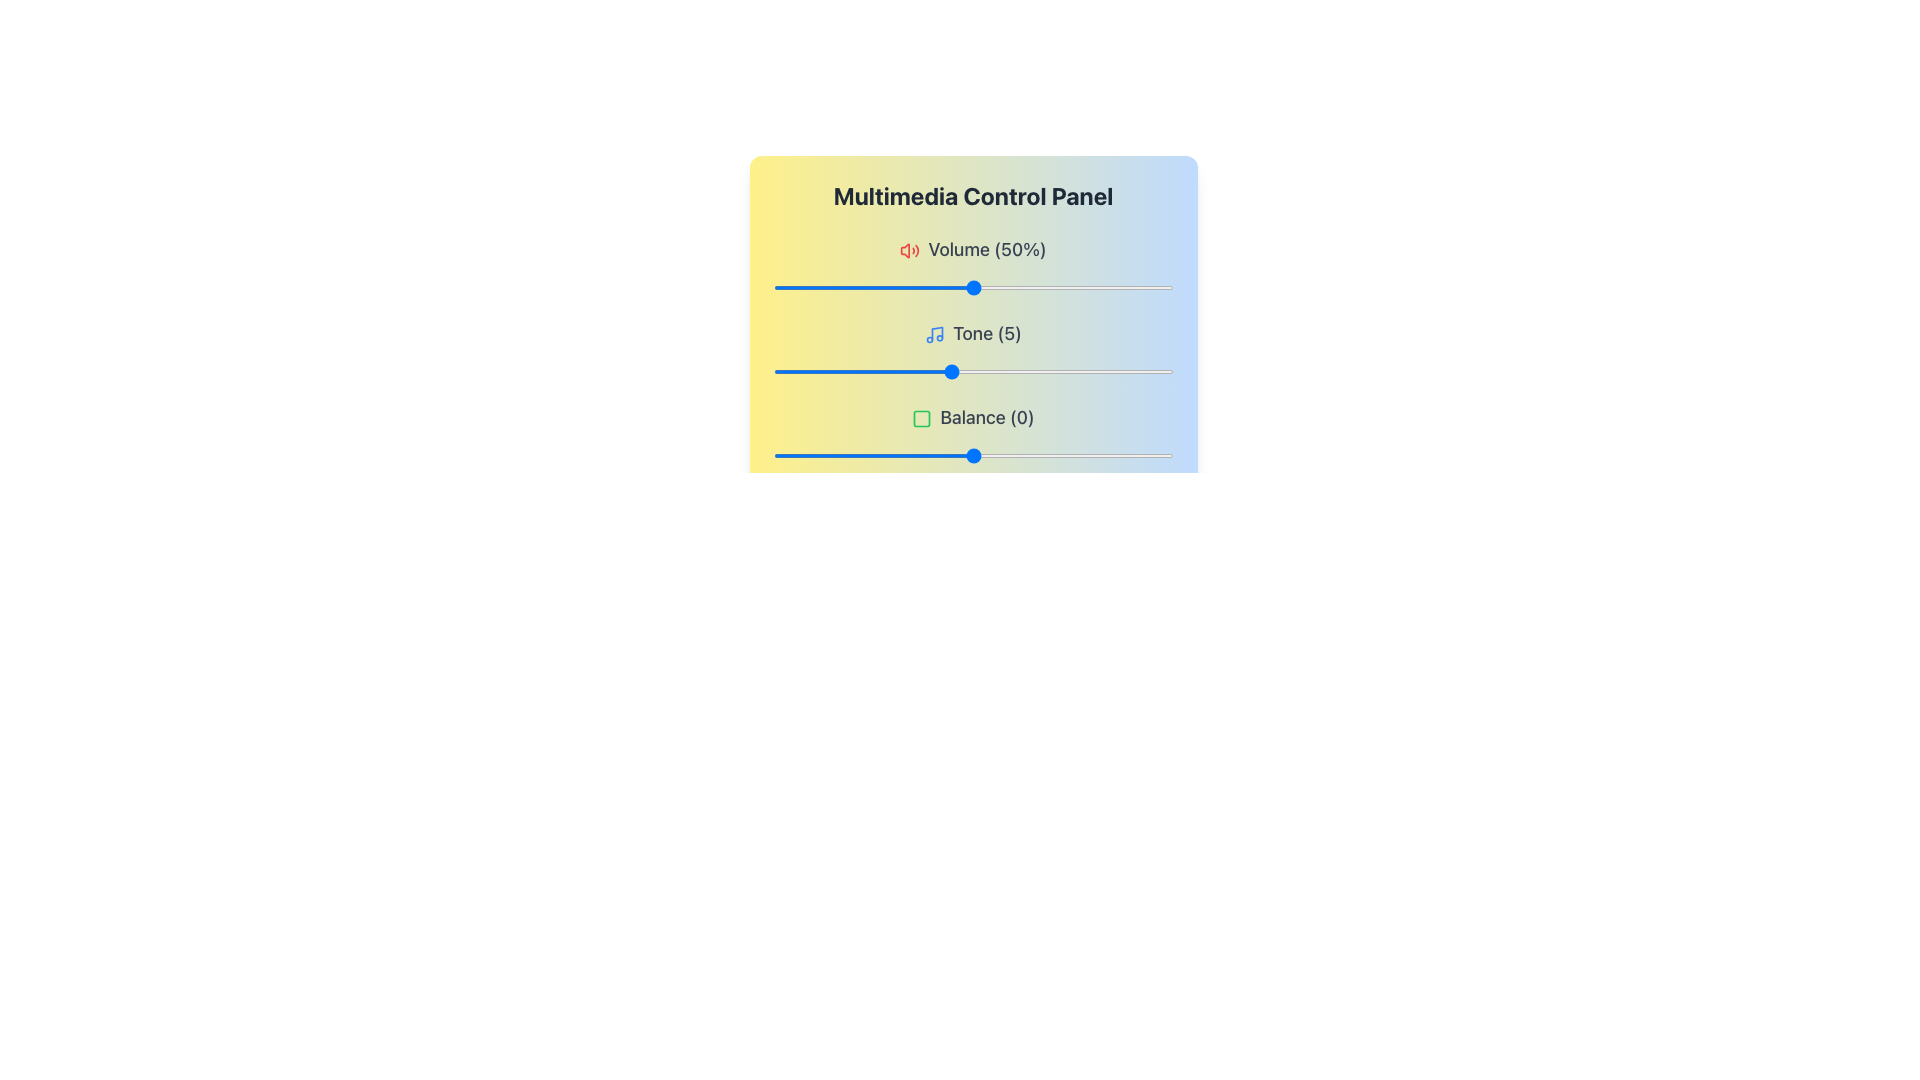 The height and width of the screenshot is (1080, 1920). I want to click on the tone value, so click(772, 371).